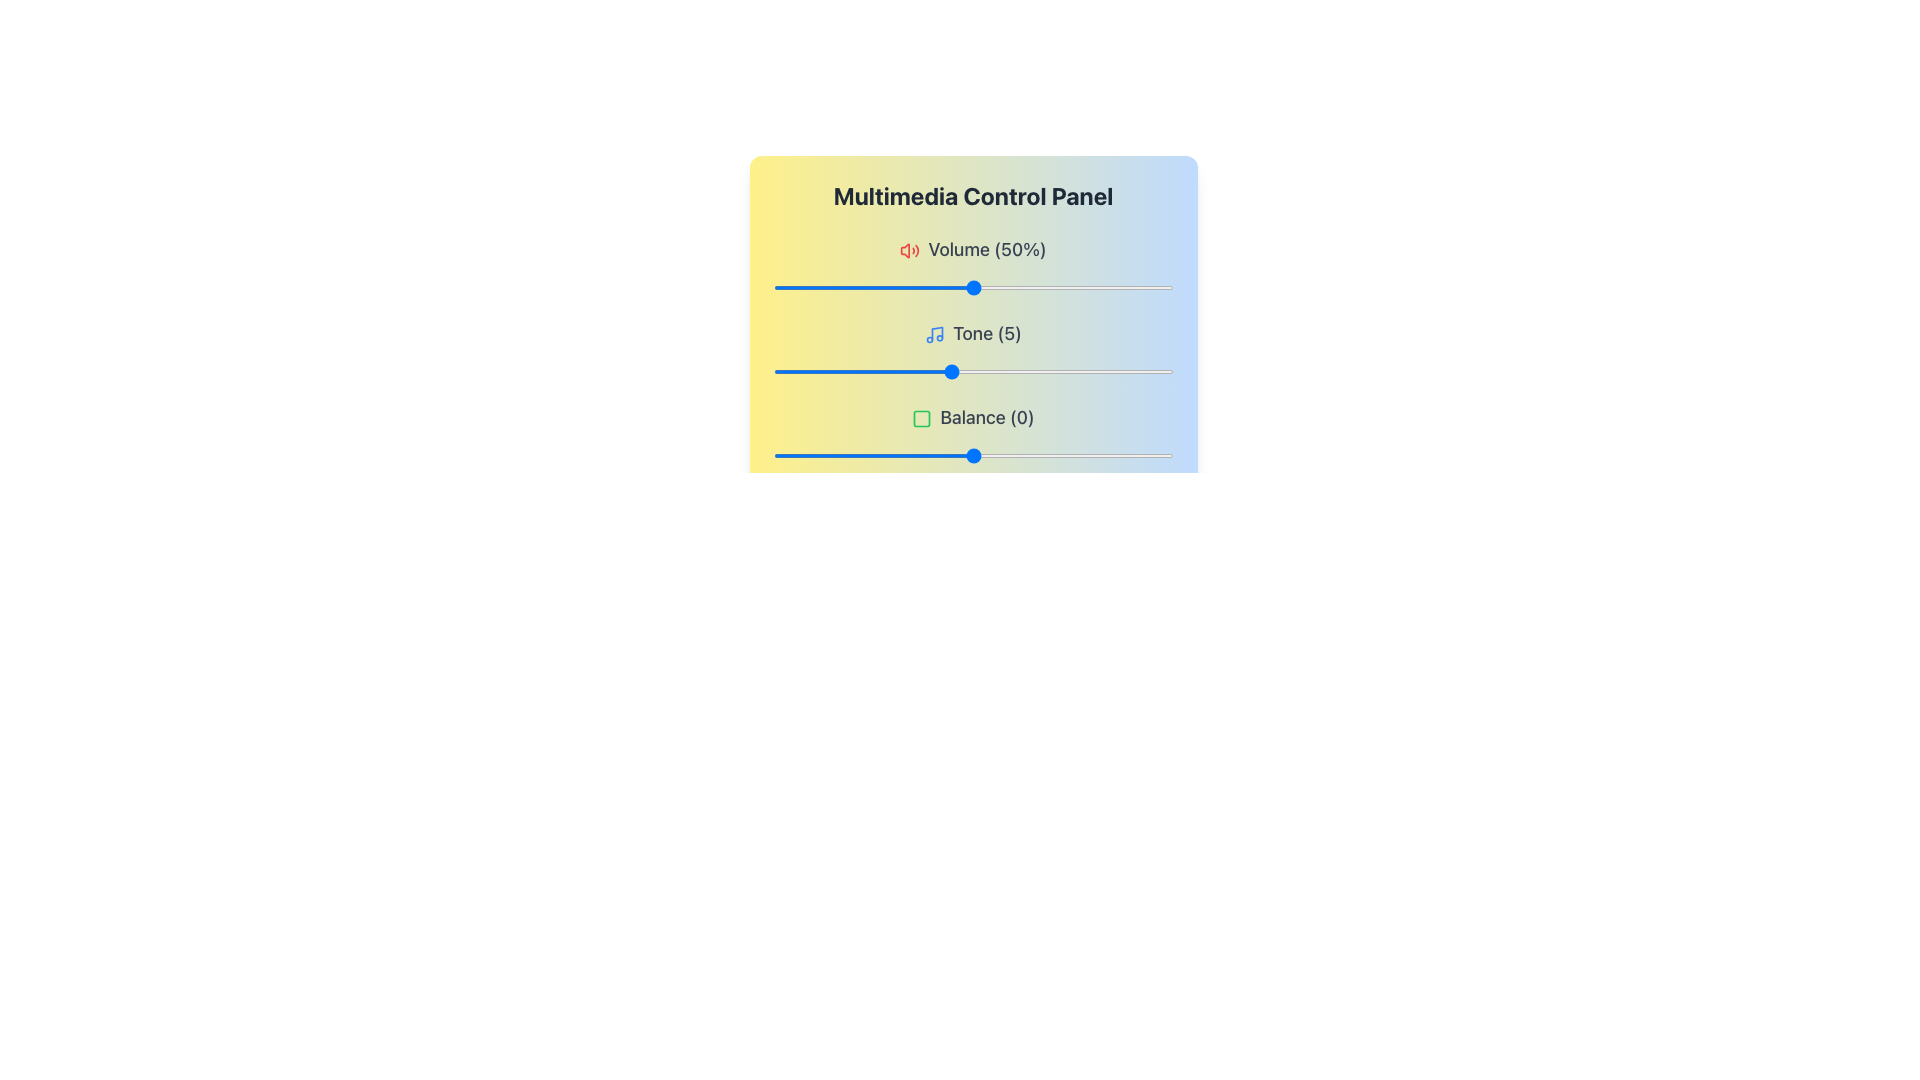 The height and width of the screenshot is (1080, 1920). I want to click on the tone value, so click(772, 371).